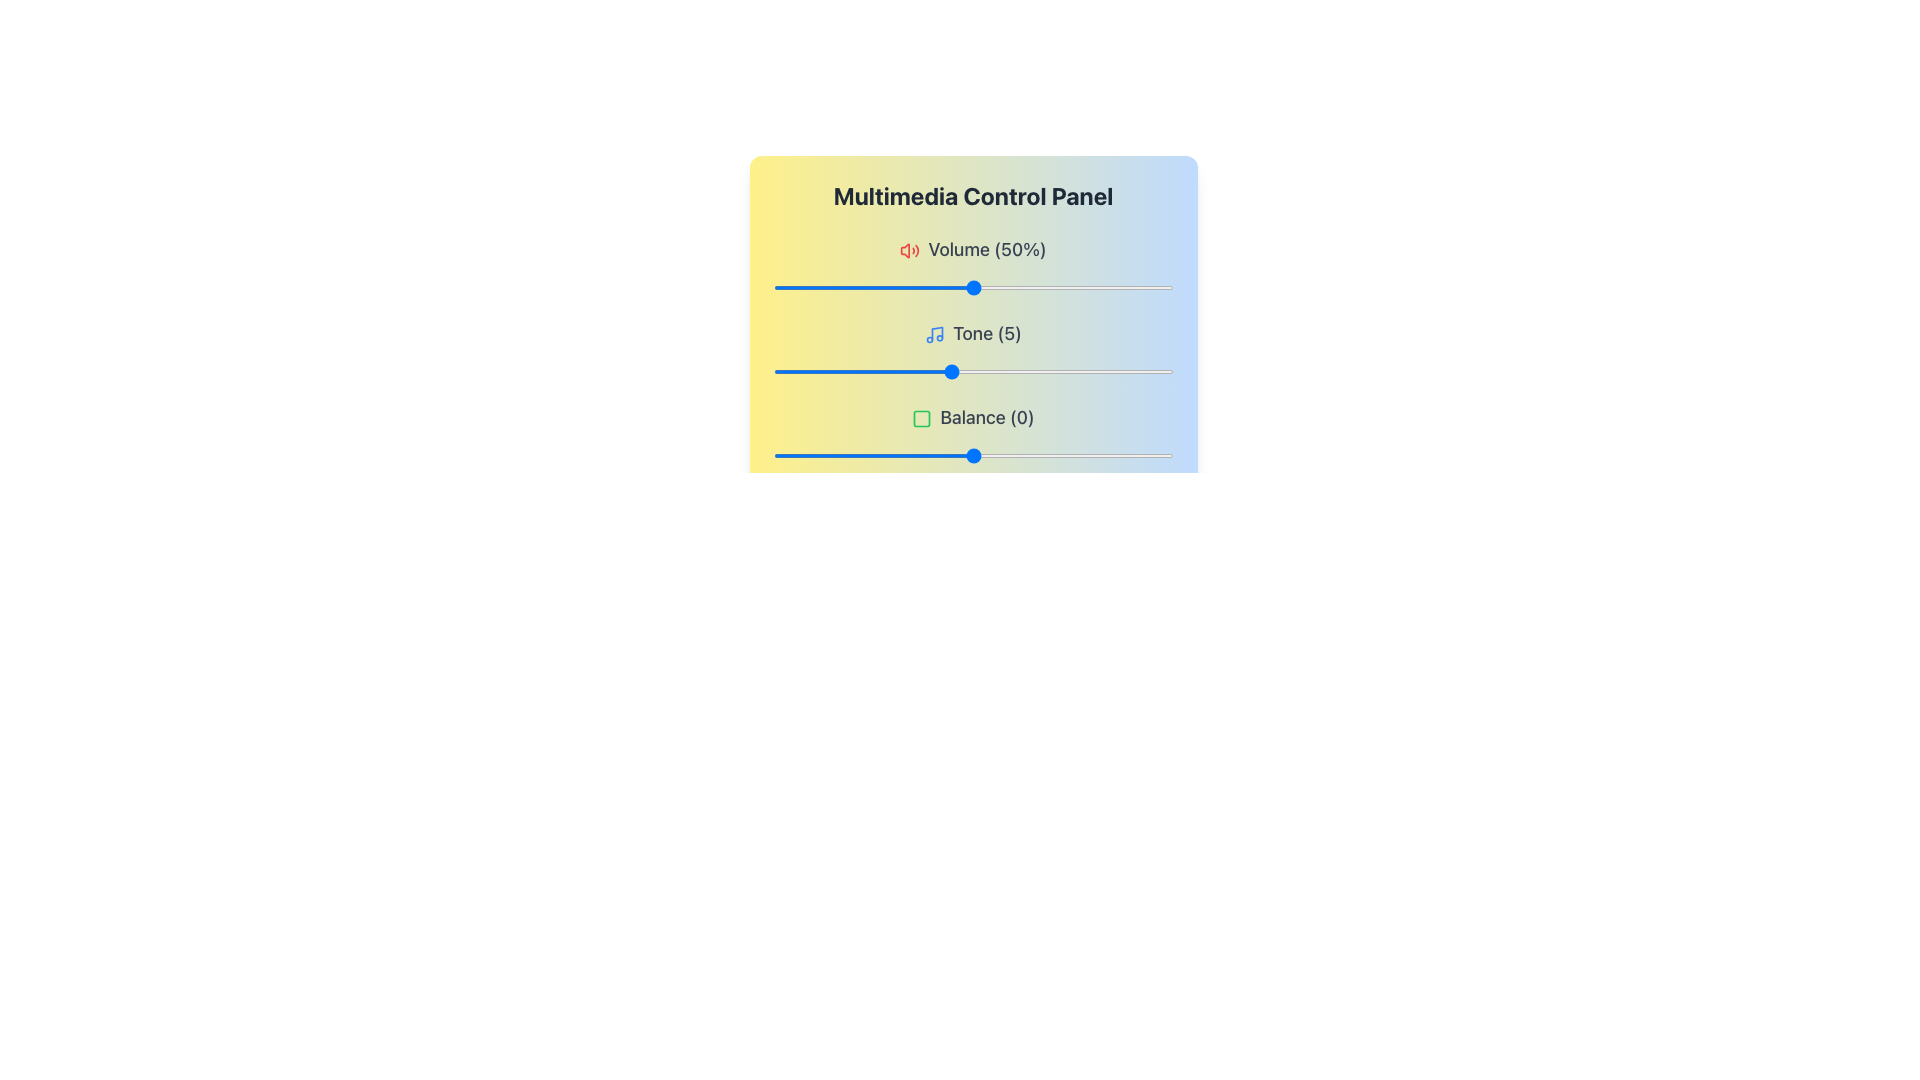 The height and width of the screenshot is (1080, 1920). I want to click on the tone value, so click(772, 371).